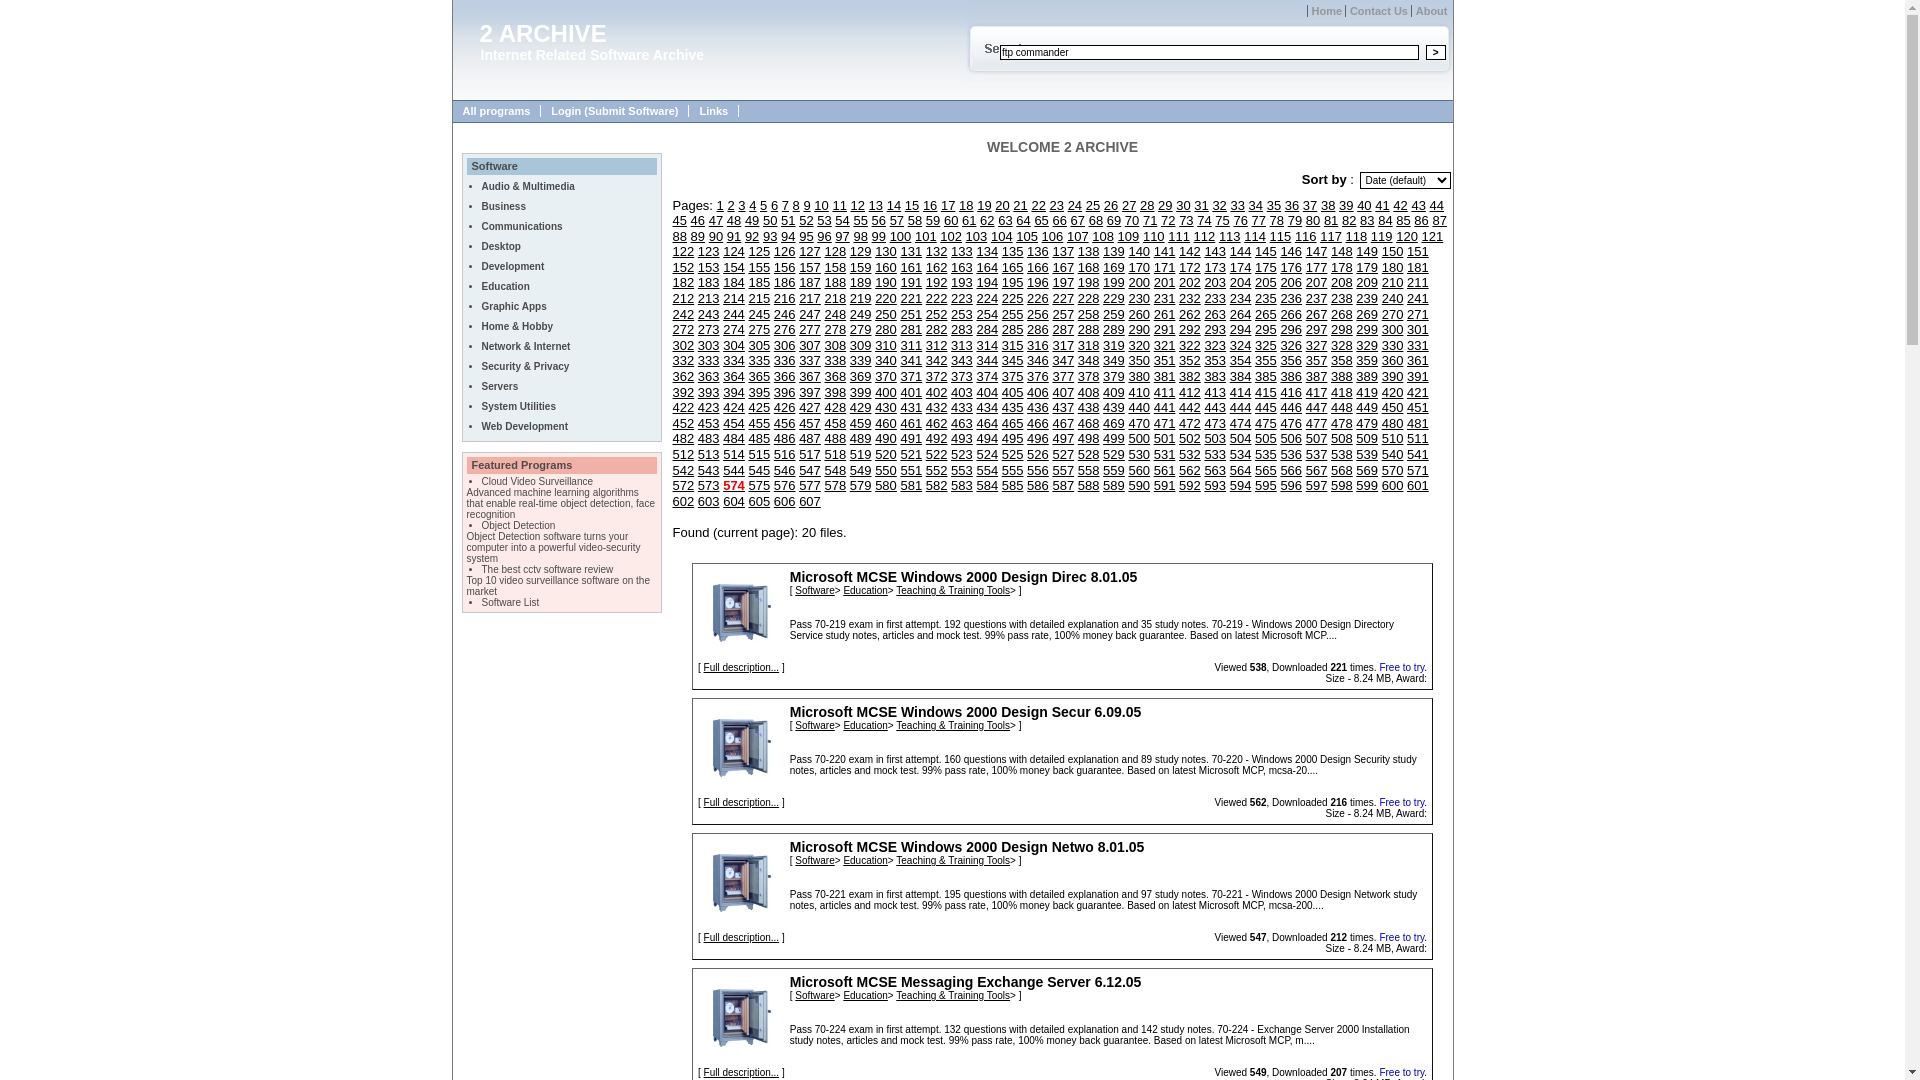 This screenshot has width=1920, height=1080. What do you see at coordinates (814, 589) in the screenshot?
I see `'Software'` at bounding box center [814, 589].